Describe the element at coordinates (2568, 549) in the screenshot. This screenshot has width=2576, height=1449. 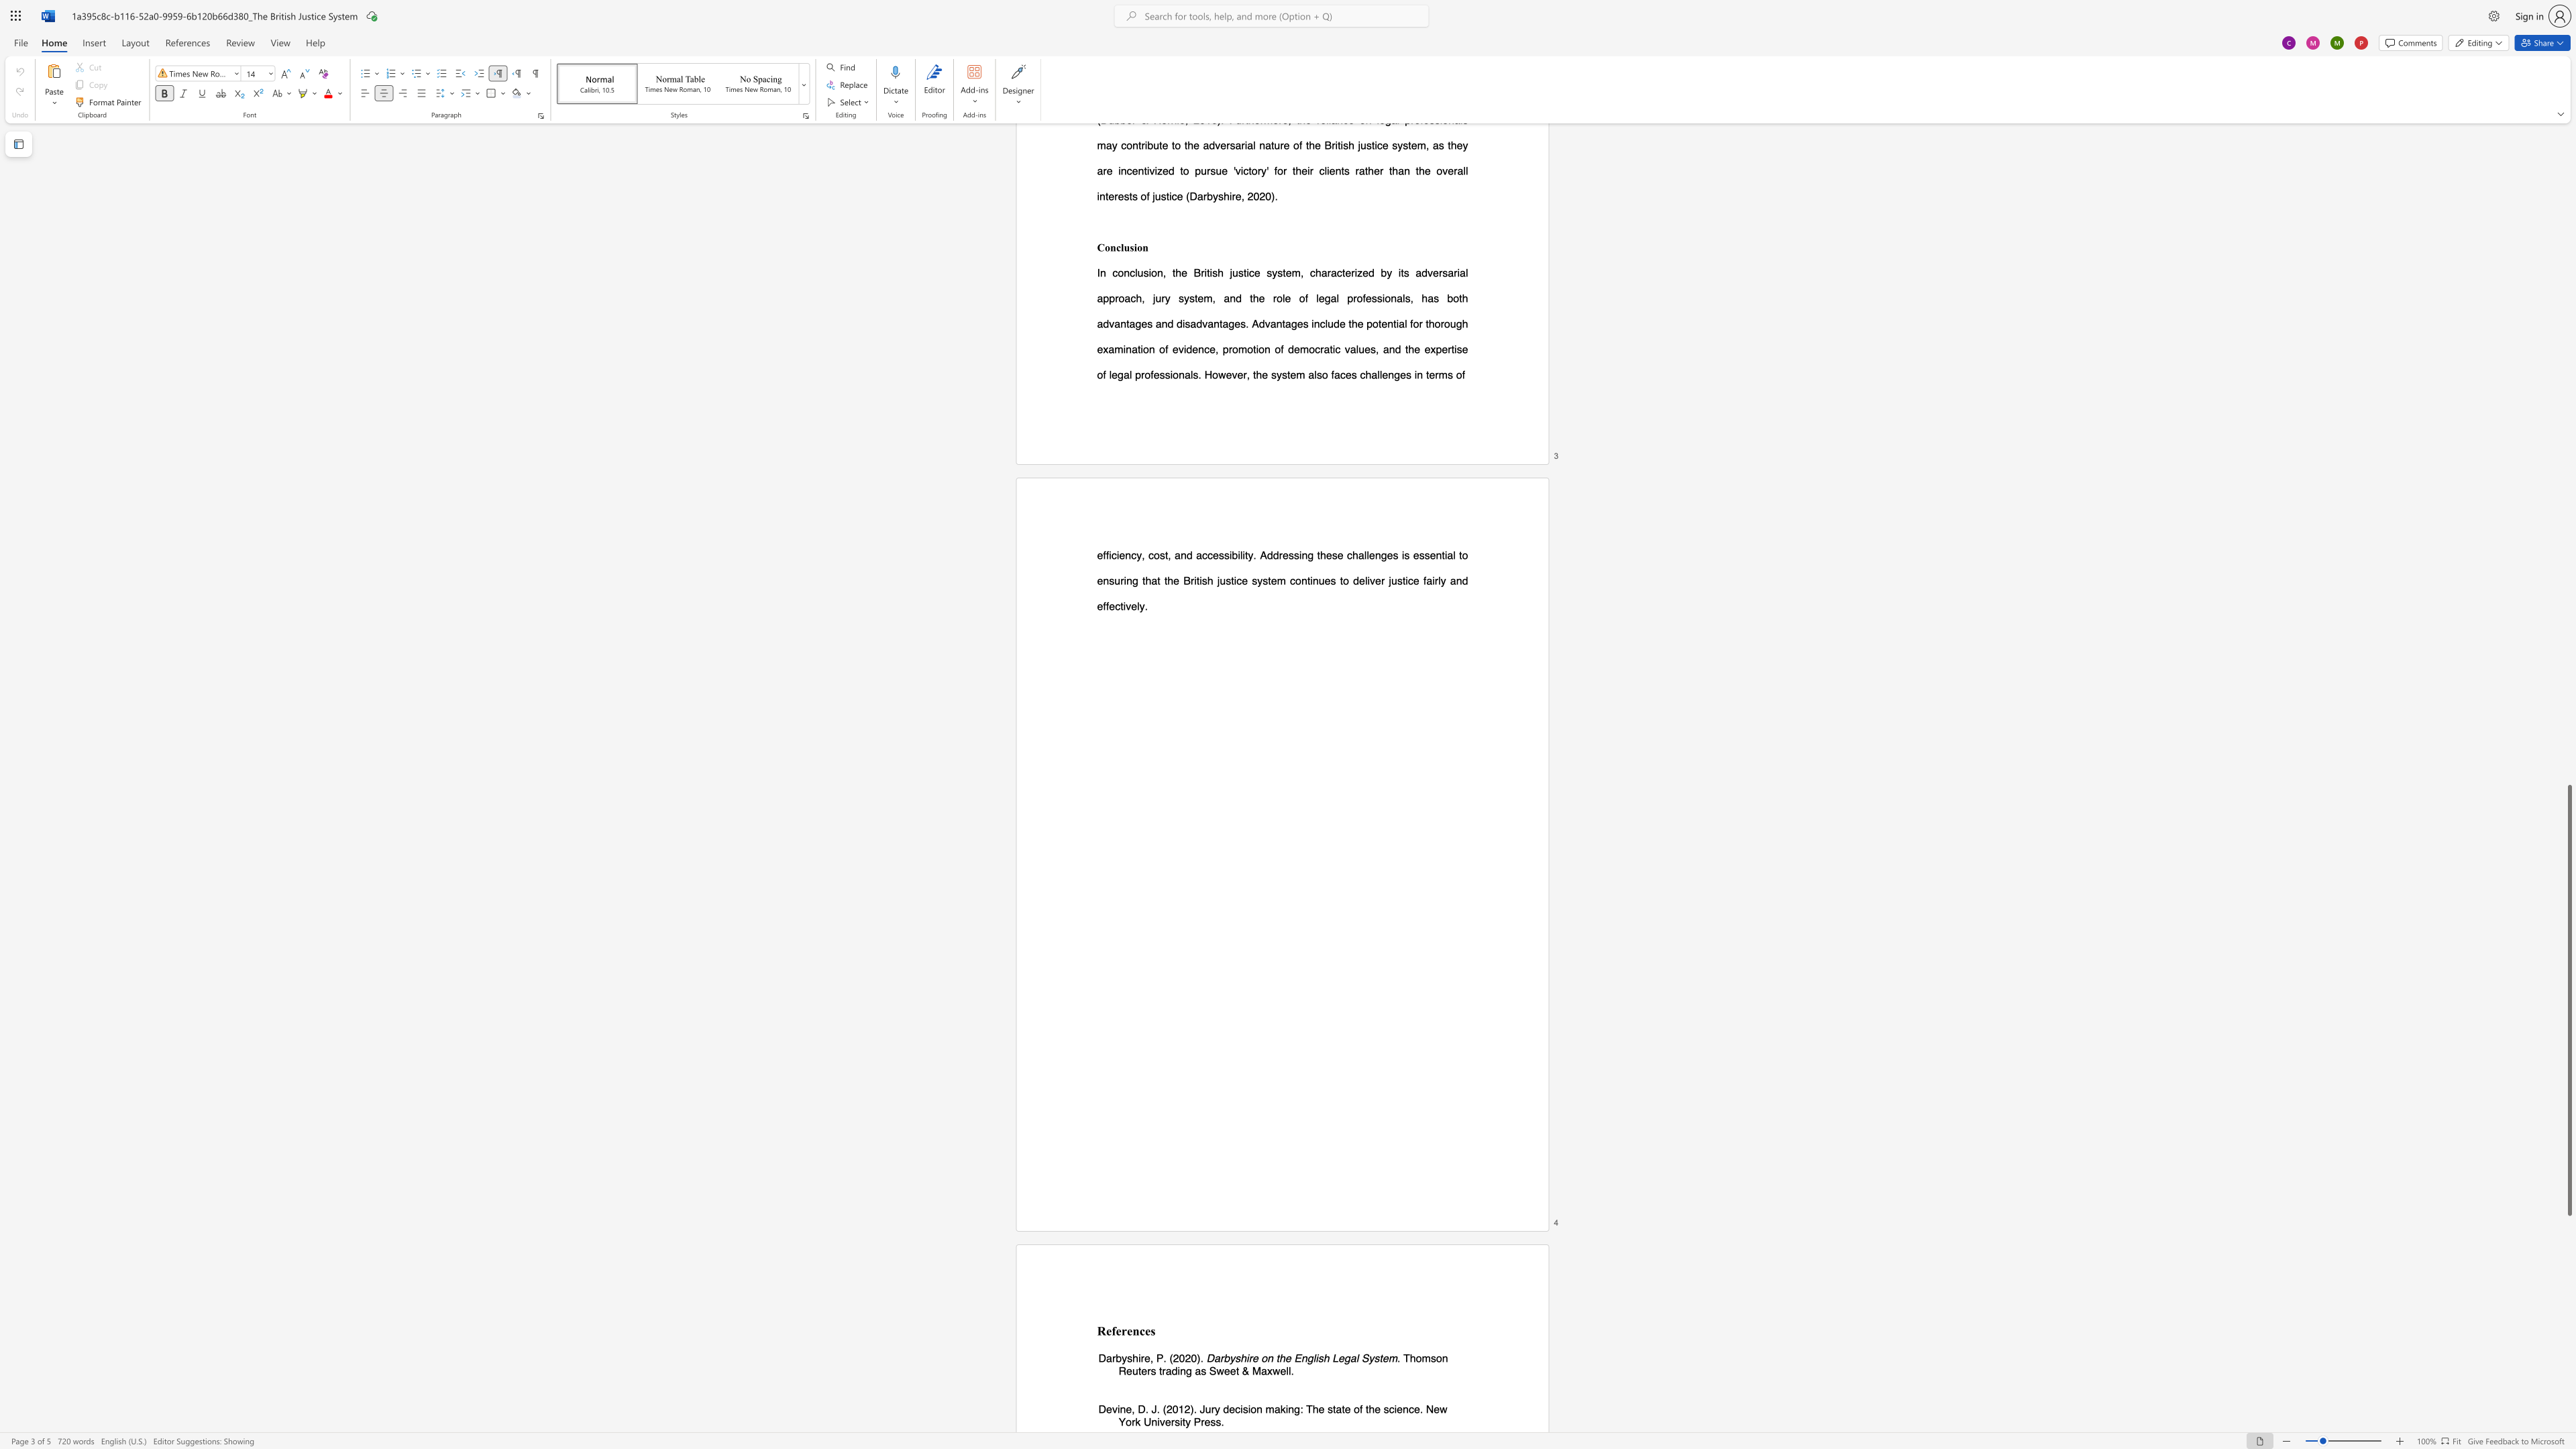
I see `the vertical scrollbar to raise the page content` at that location.